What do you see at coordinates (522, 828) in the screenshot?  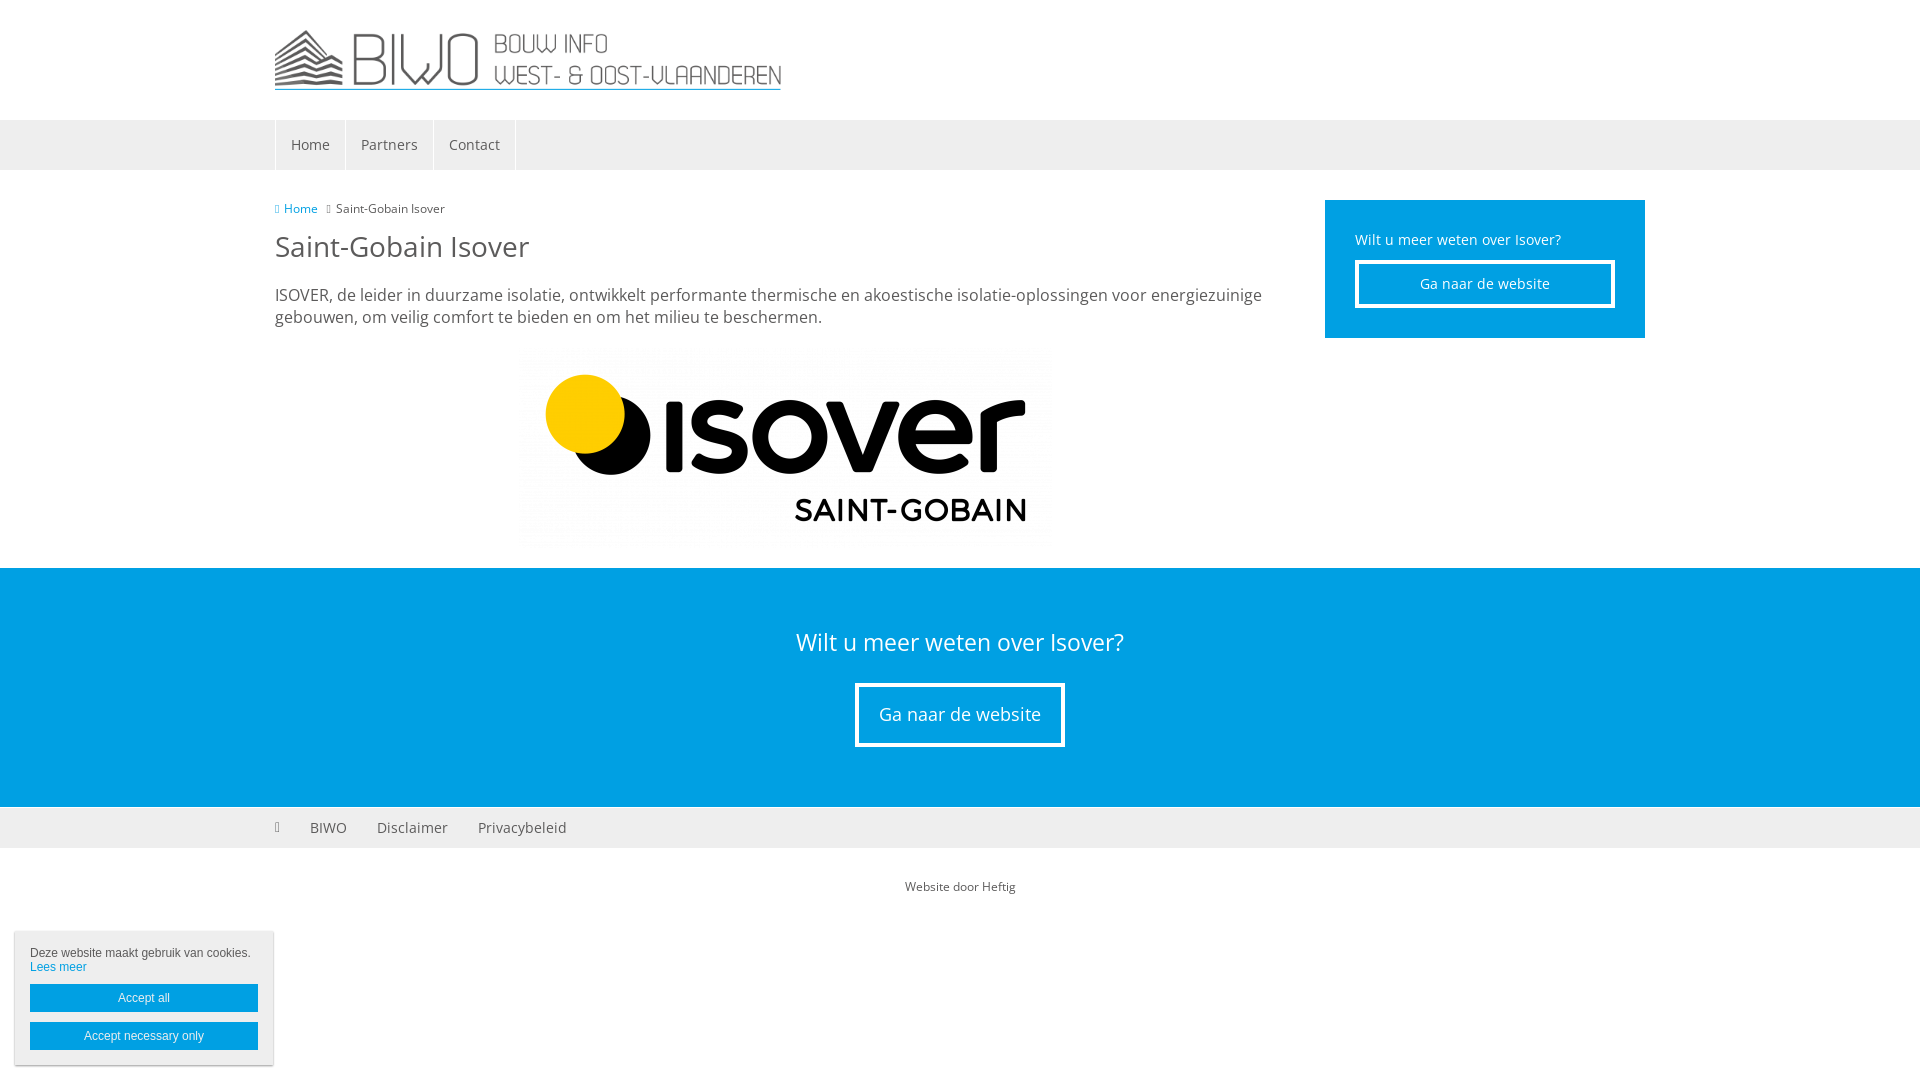 I see `'Privacybeleid'` at bounding box center [522, 828].